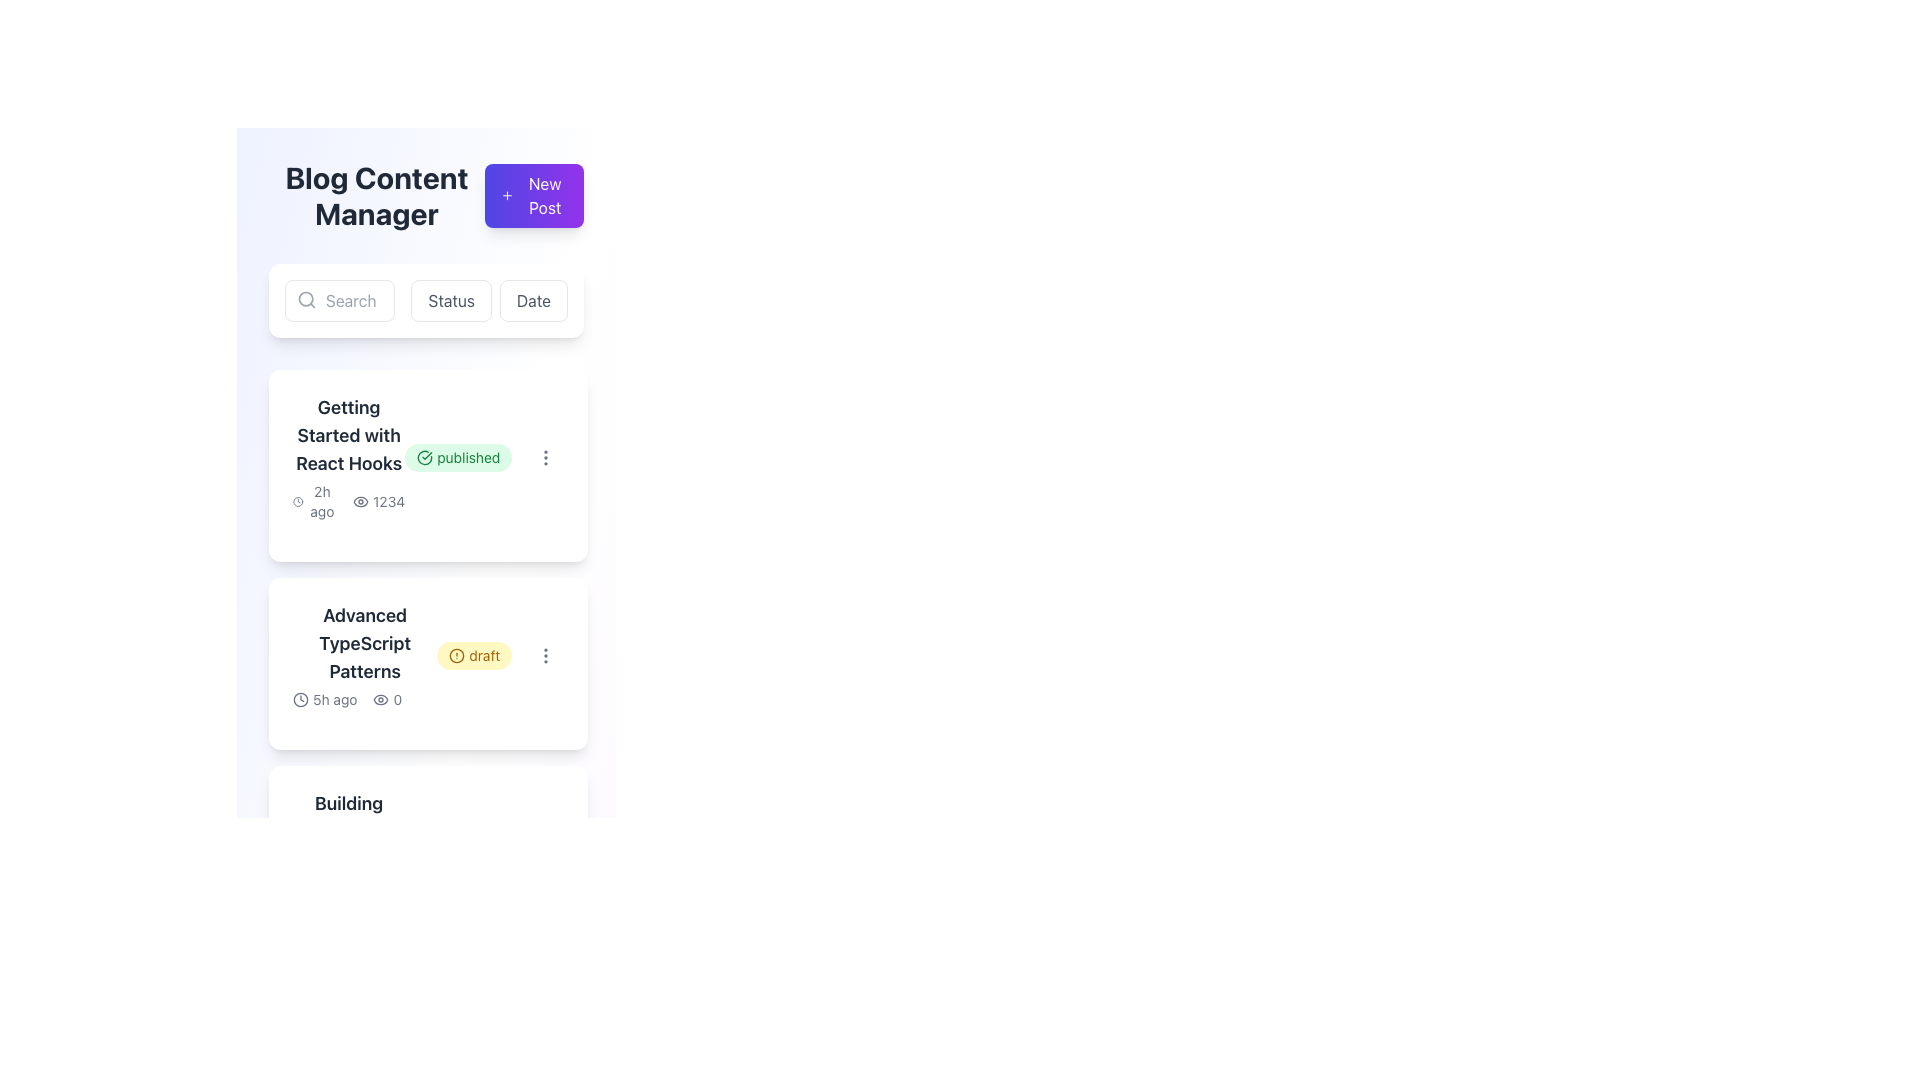 This screenshot has width=1920, height=1080. Describe the element at coordinates (305, 299) in the screenshot. I see `the circular lens of the magnifying glass icon located in the top-left corner of the interface, next to the 'Search' button` at that location.